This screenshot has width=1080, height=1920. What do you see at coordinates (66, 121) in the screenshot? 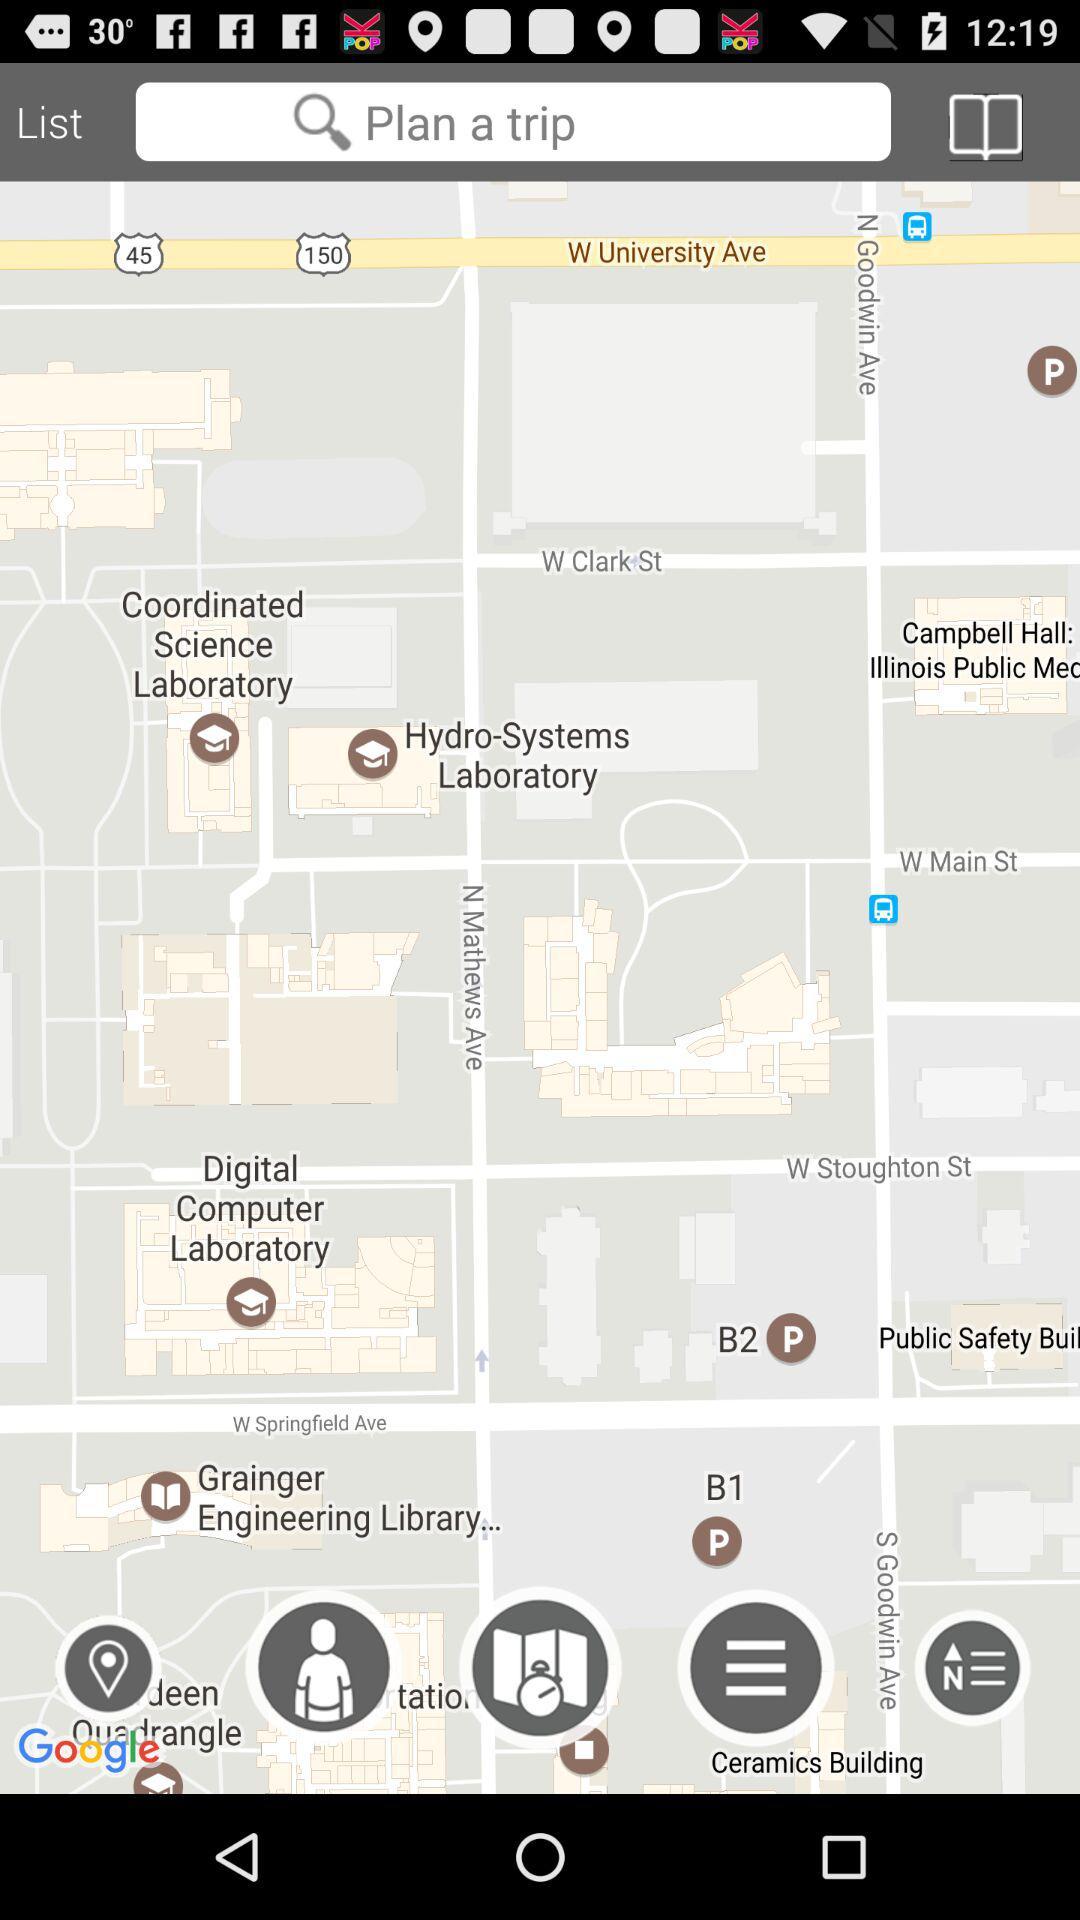
I see `the list icon` at bounding box center [66, 121].